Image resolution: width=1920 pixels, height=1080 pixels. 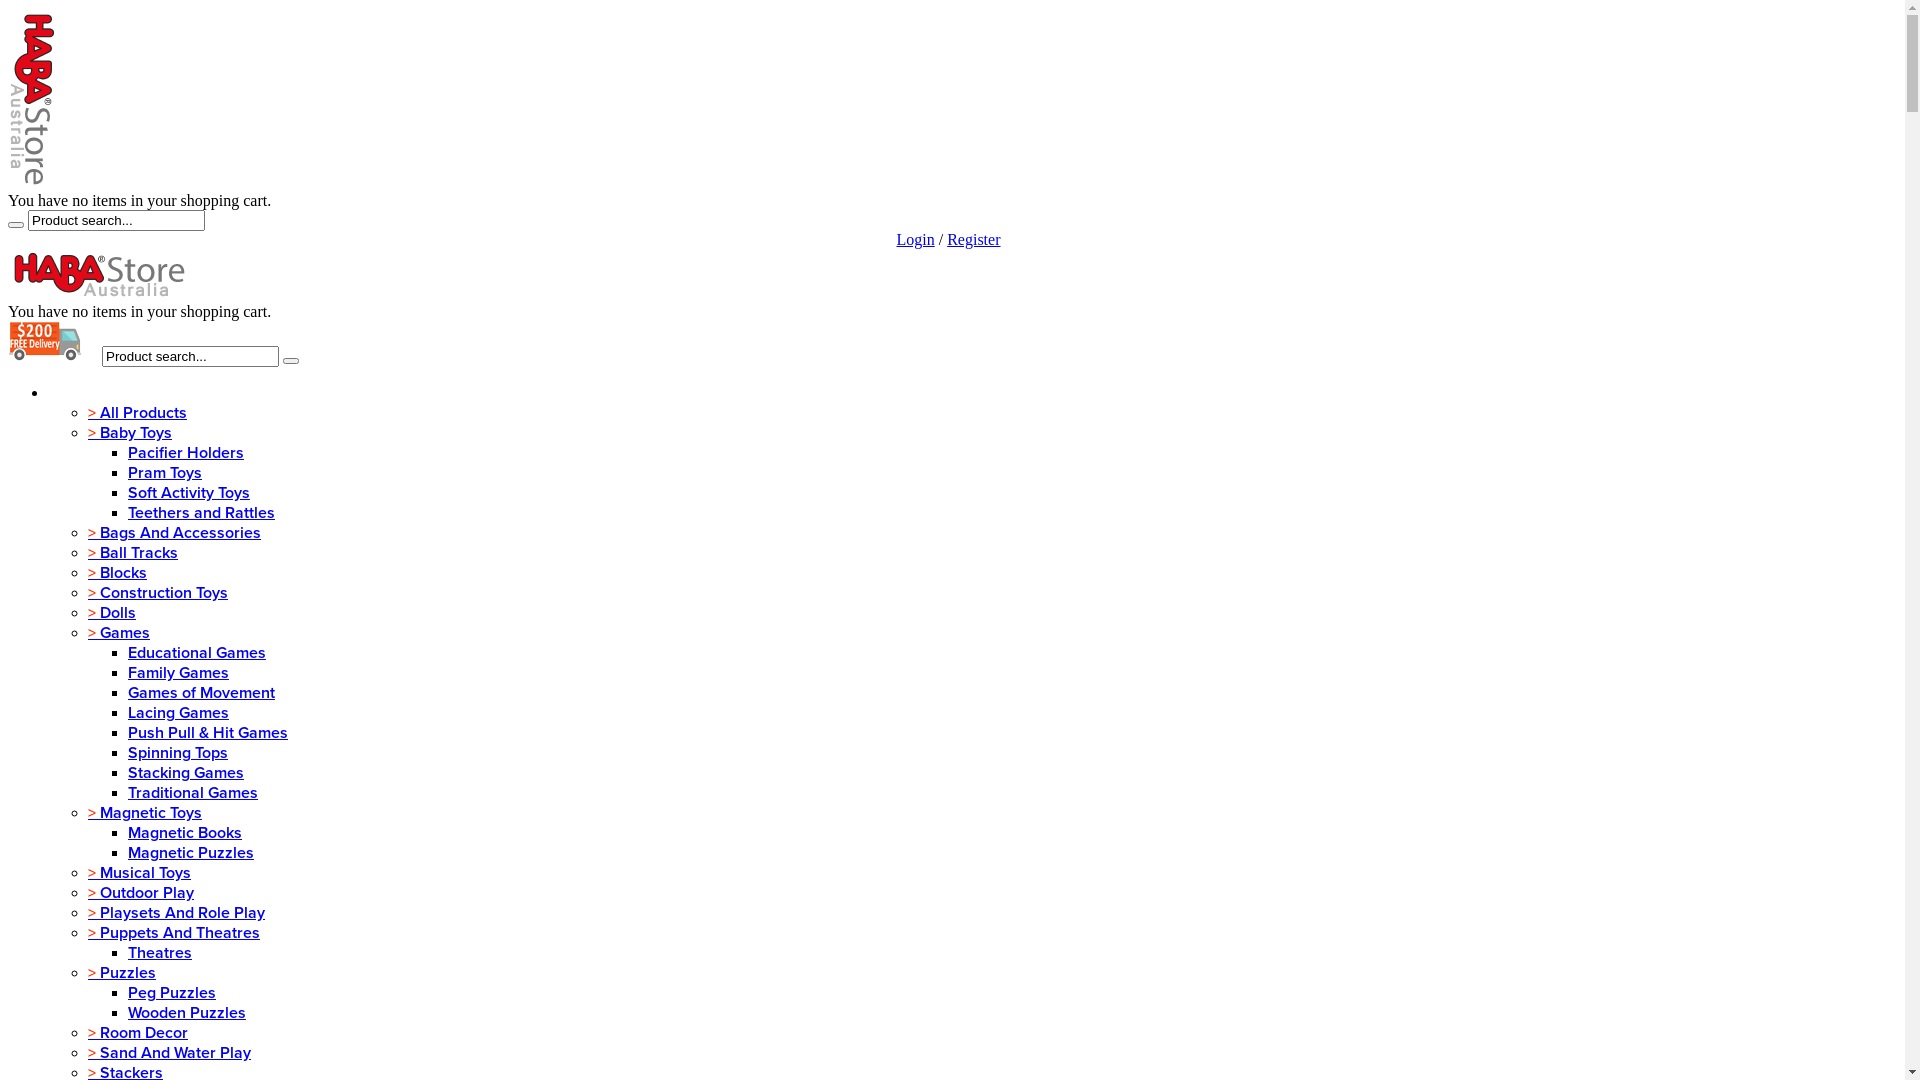 I want to click on '> Outdoor Play', so click(x=139, y=892).